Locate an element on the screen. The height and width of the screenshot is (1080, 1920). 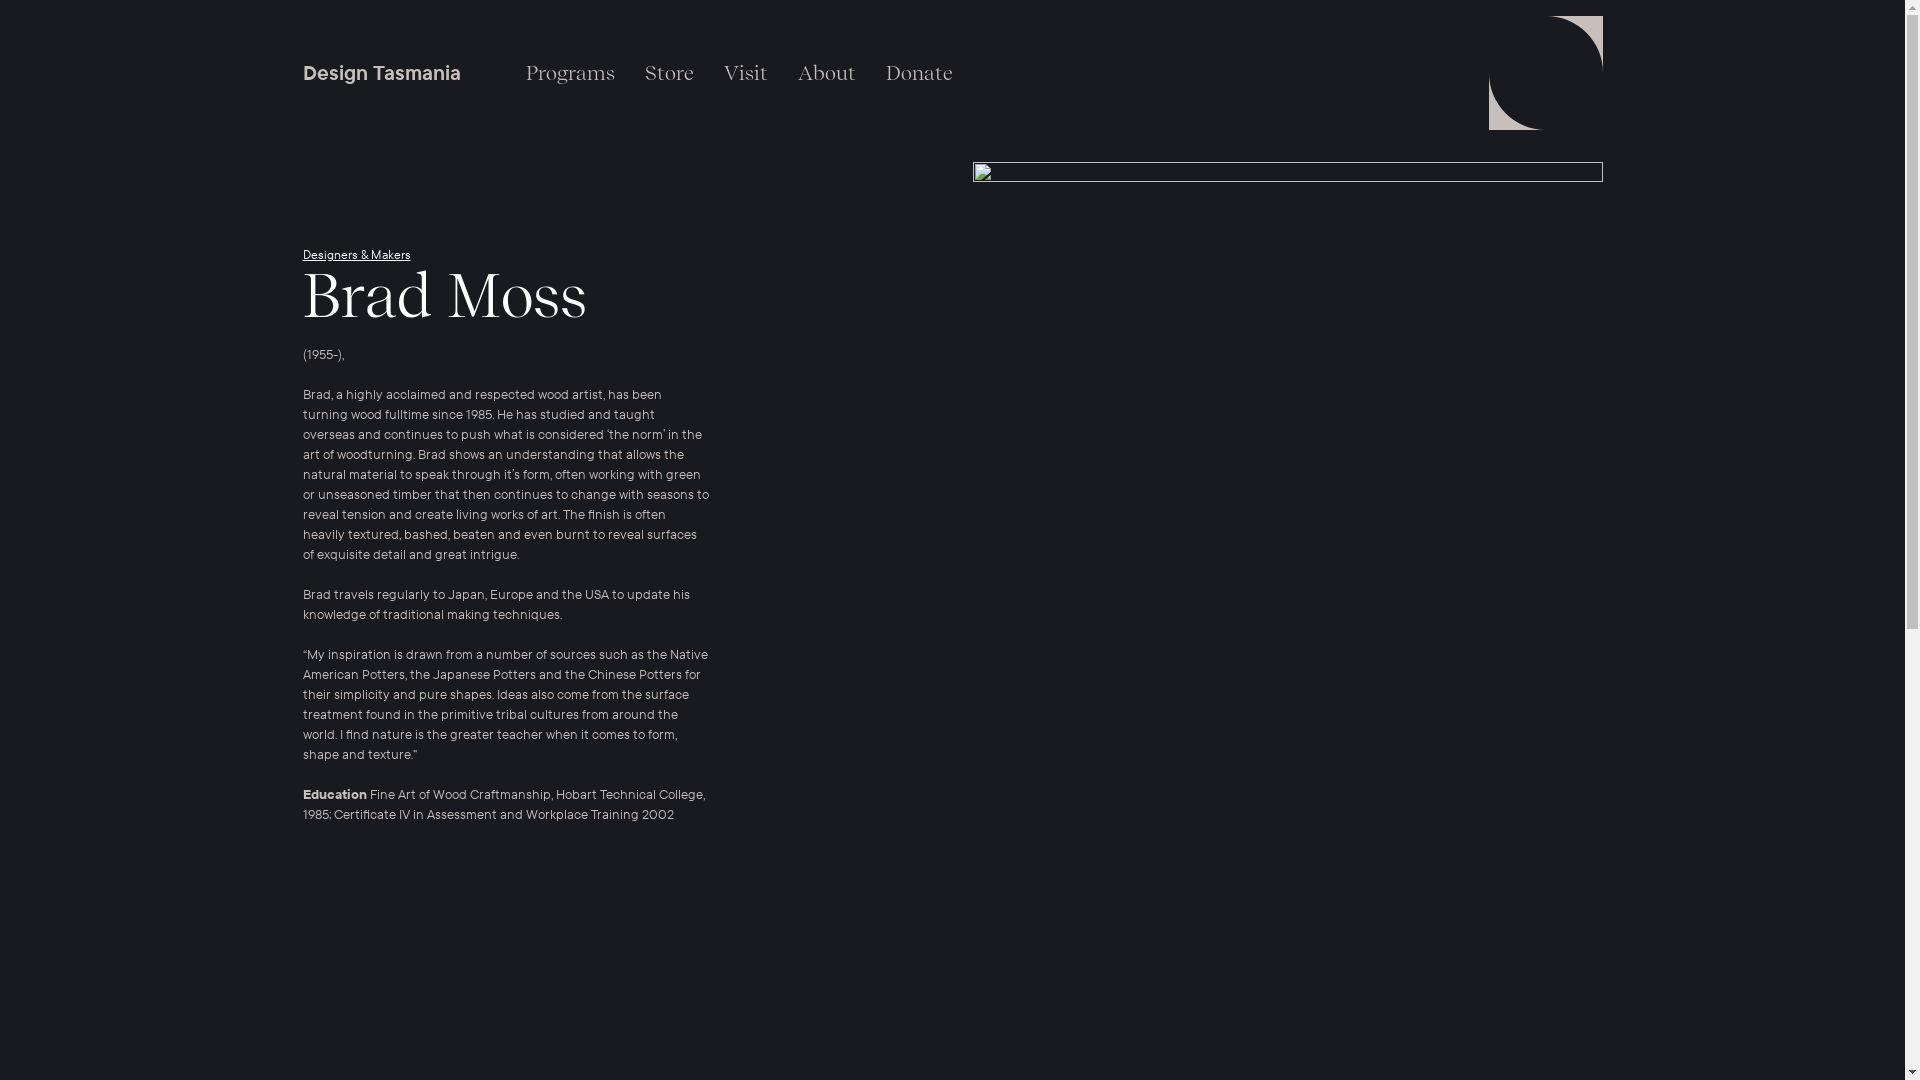
'Visit' is located at coordinates (743, 72).